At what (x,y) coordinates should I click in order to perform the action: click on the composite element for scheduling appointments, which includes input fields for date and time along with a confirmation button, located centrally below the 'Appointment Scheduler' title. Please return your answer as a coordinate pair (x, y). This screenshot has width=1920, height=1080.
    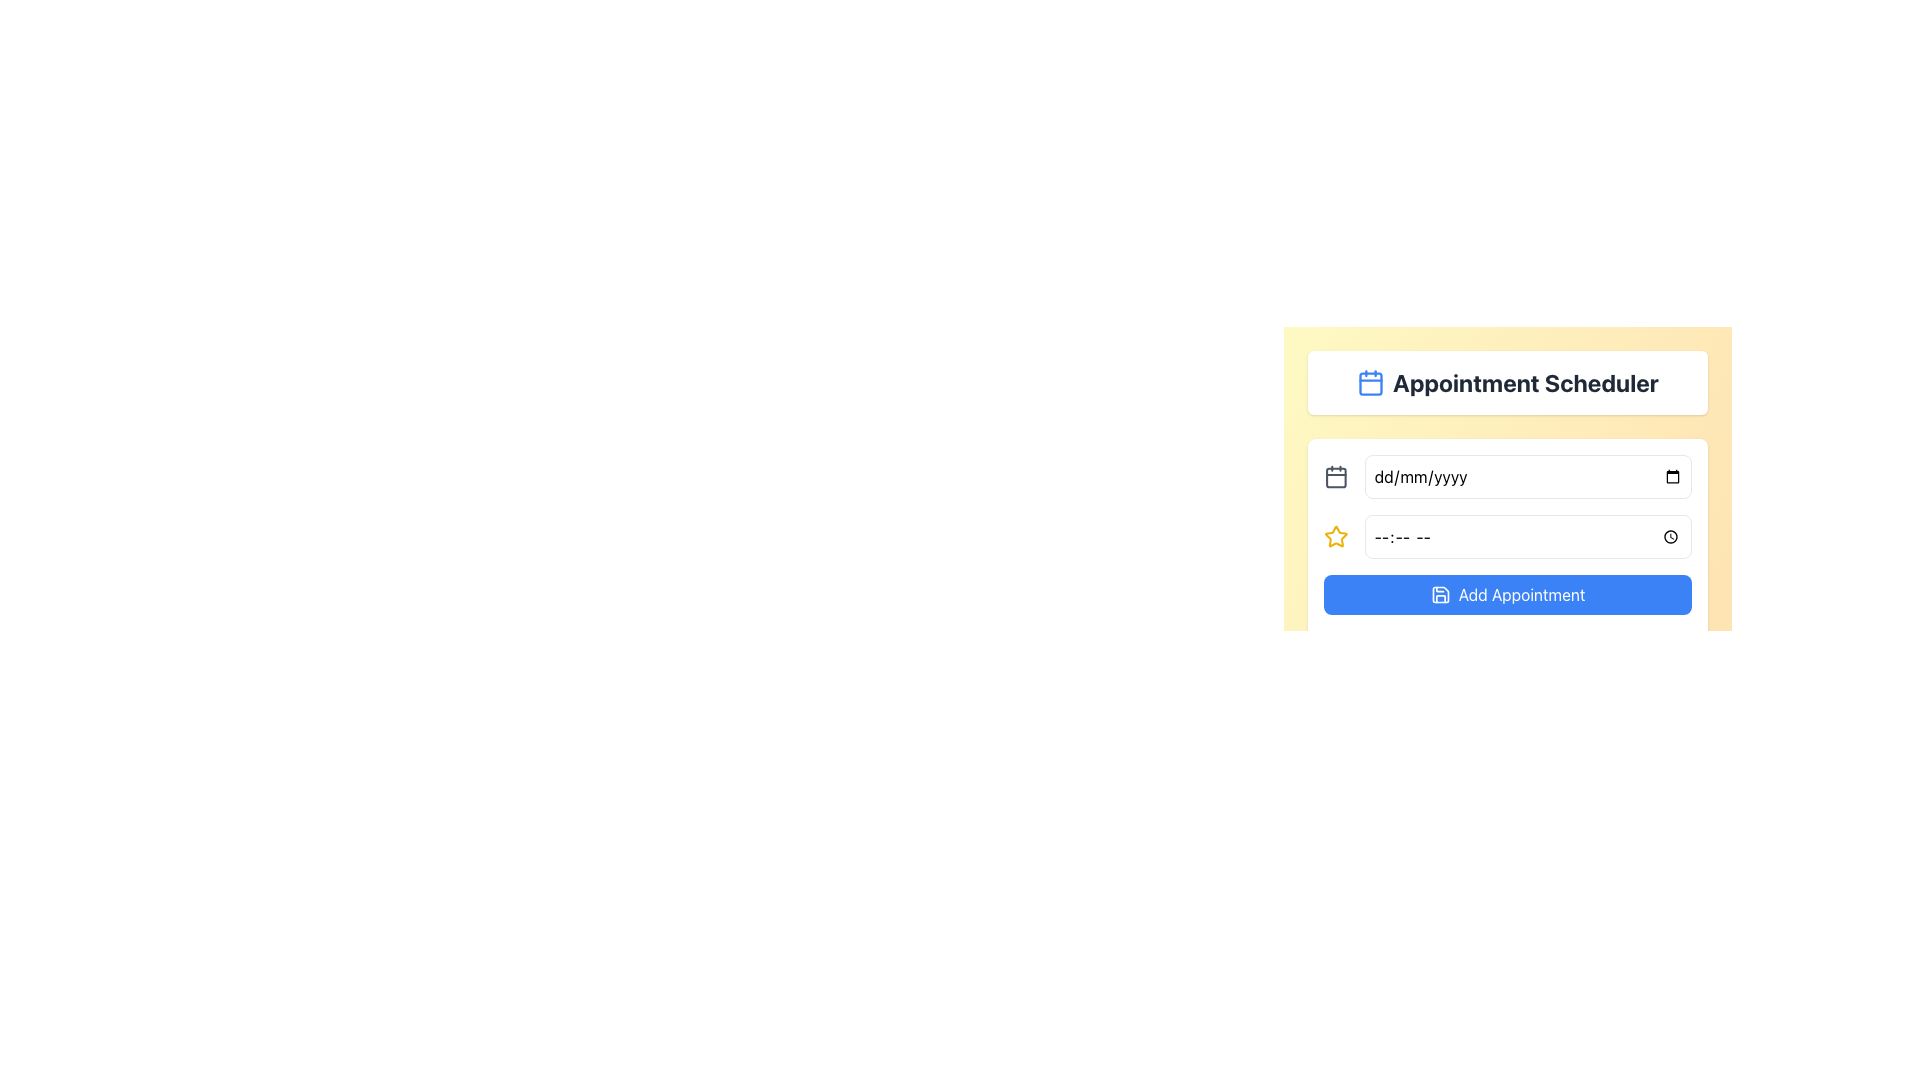
    Looking at the image, I should click on (1507, 543).